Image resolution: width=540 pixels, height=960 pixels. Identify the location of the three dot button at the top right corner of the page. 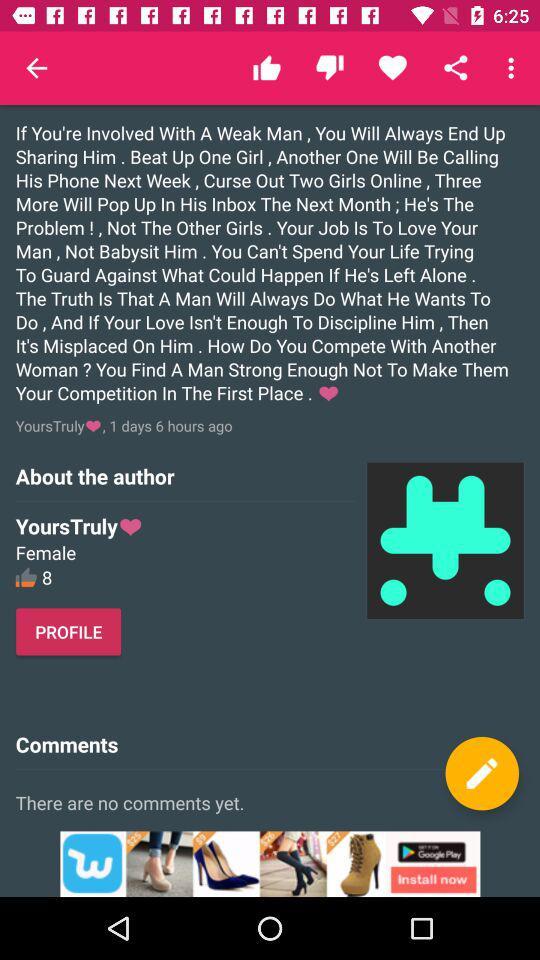
(514, 68).